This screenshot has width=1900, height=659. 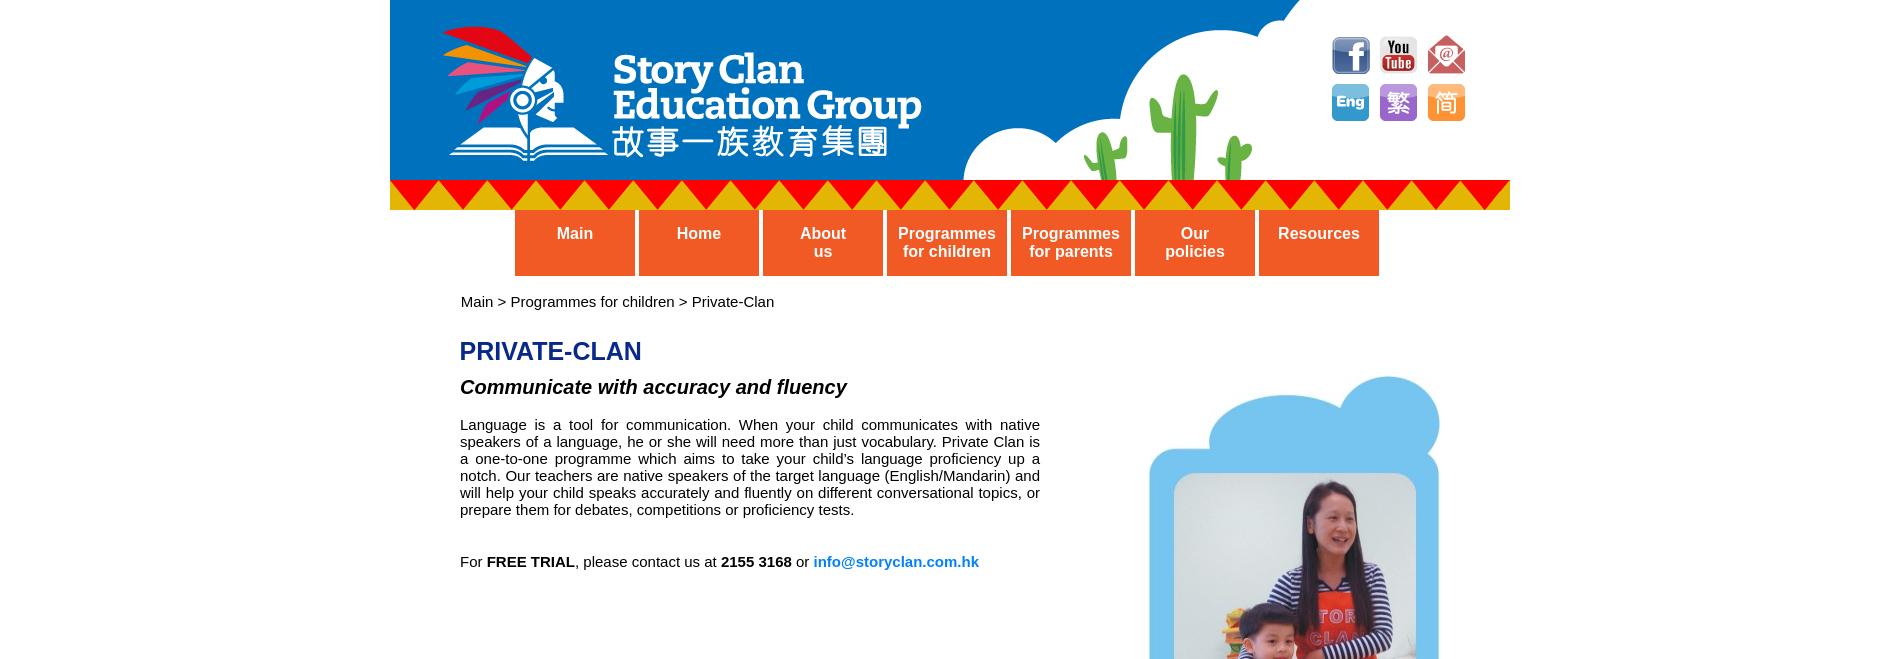 I want to click on ', please contact us at', so click(x=647, y=561).